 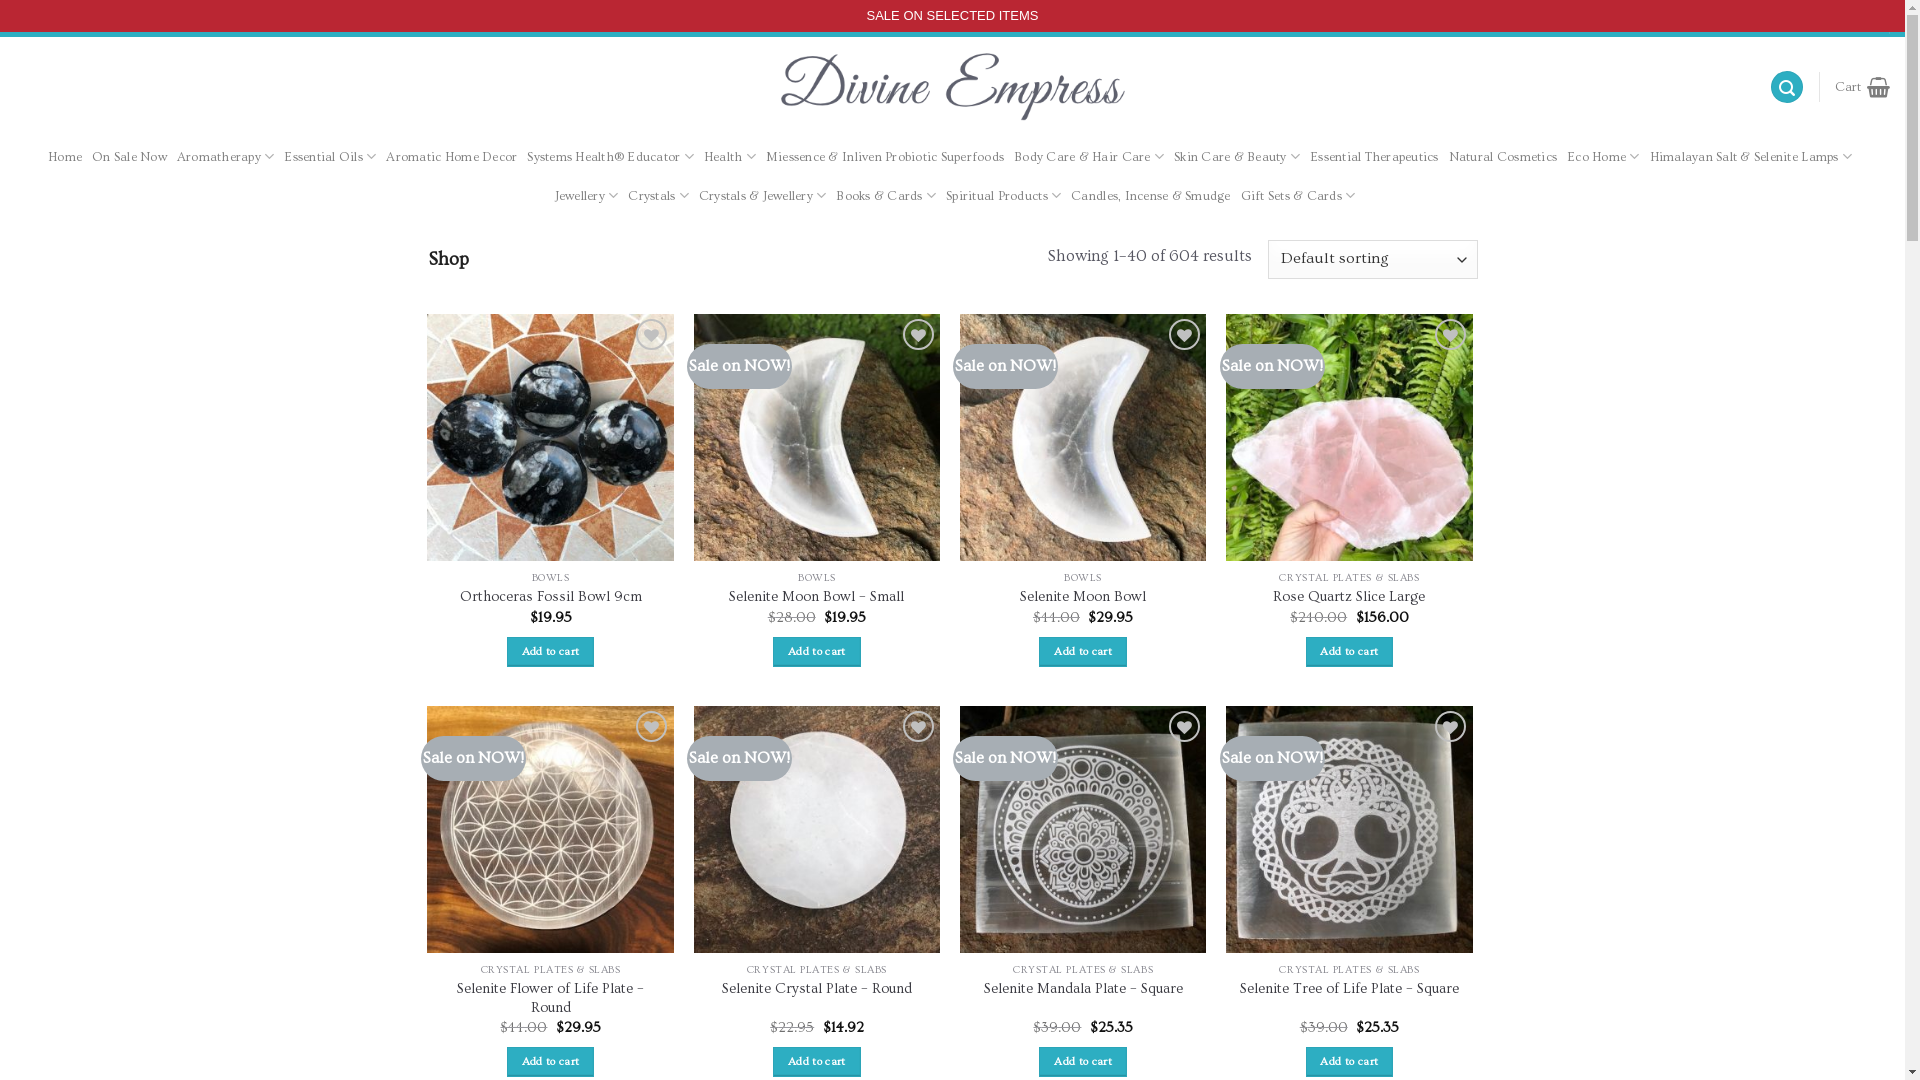 What do you see at coordinates (585, 195) in the screenshot?
I see `'Jewellery'` at bounding box center [585, 195].